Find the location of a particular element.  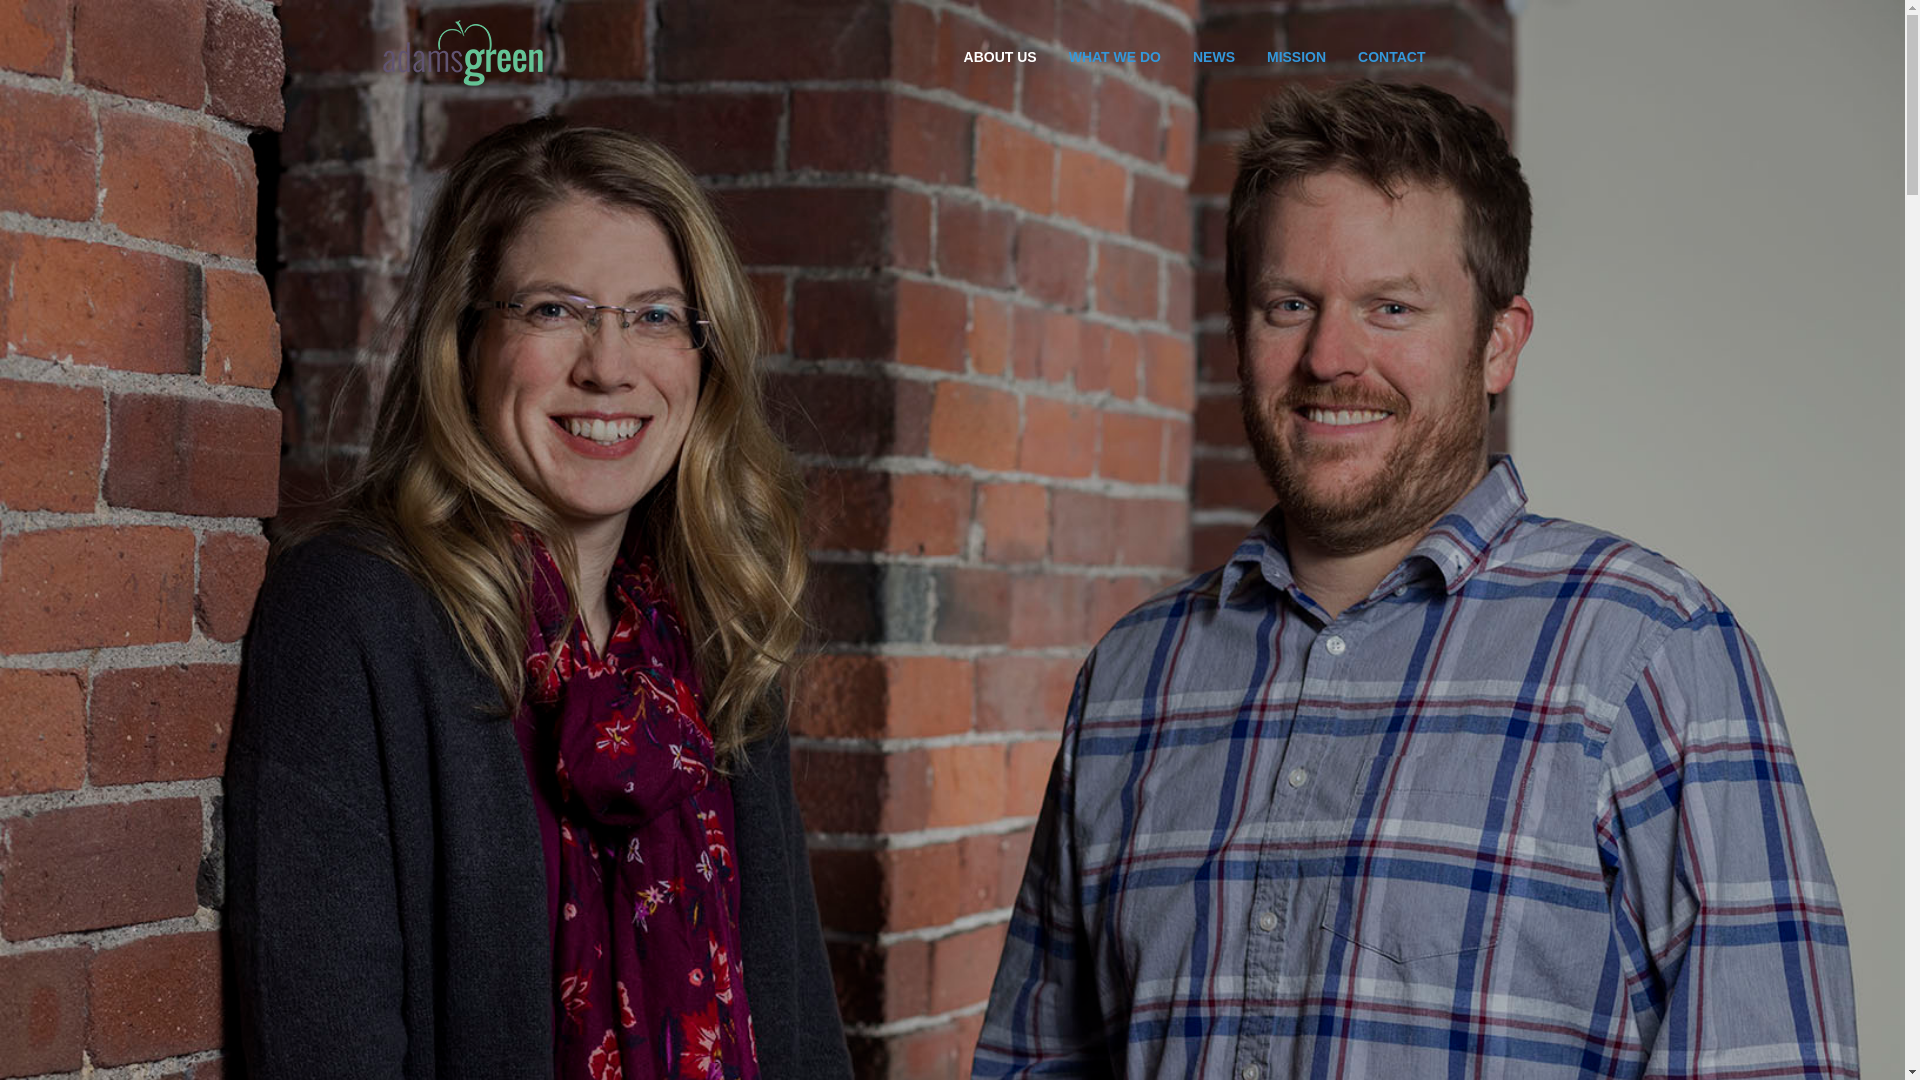

'MISSION' is located at coordinates (1250, 56).